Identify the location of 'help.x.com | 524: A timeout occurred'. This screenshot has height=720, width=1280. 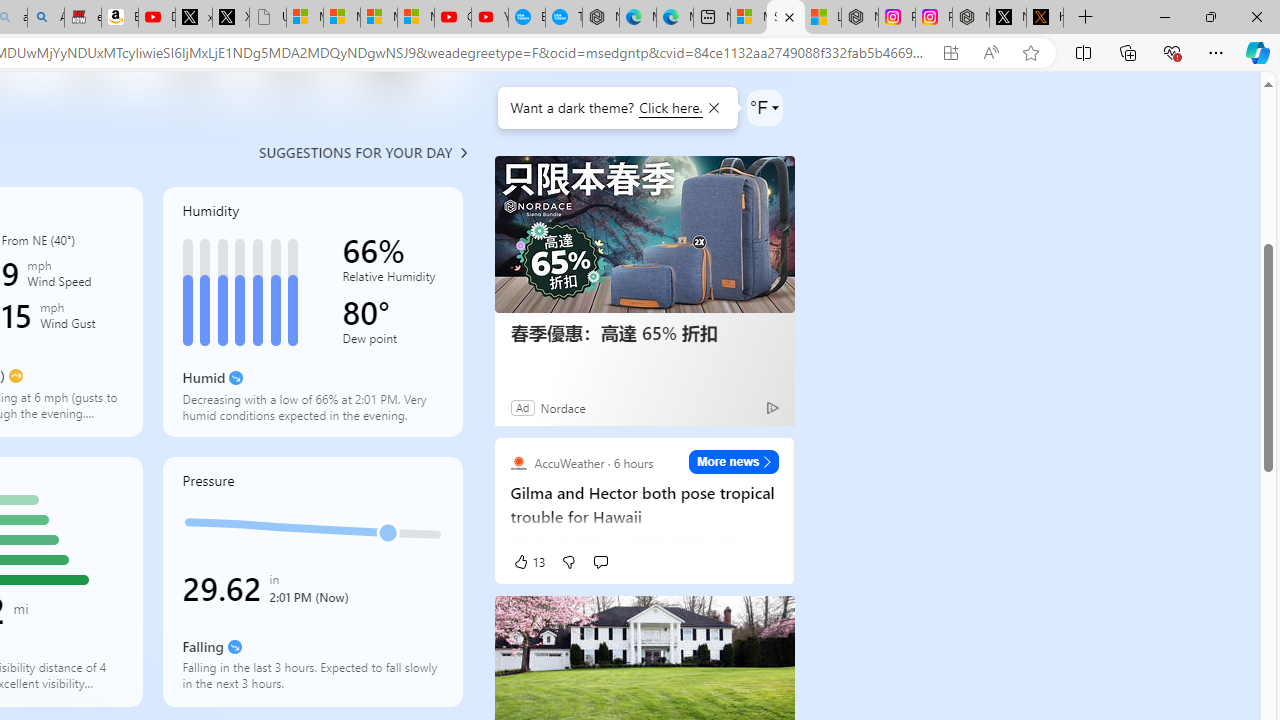
(1044, 17).